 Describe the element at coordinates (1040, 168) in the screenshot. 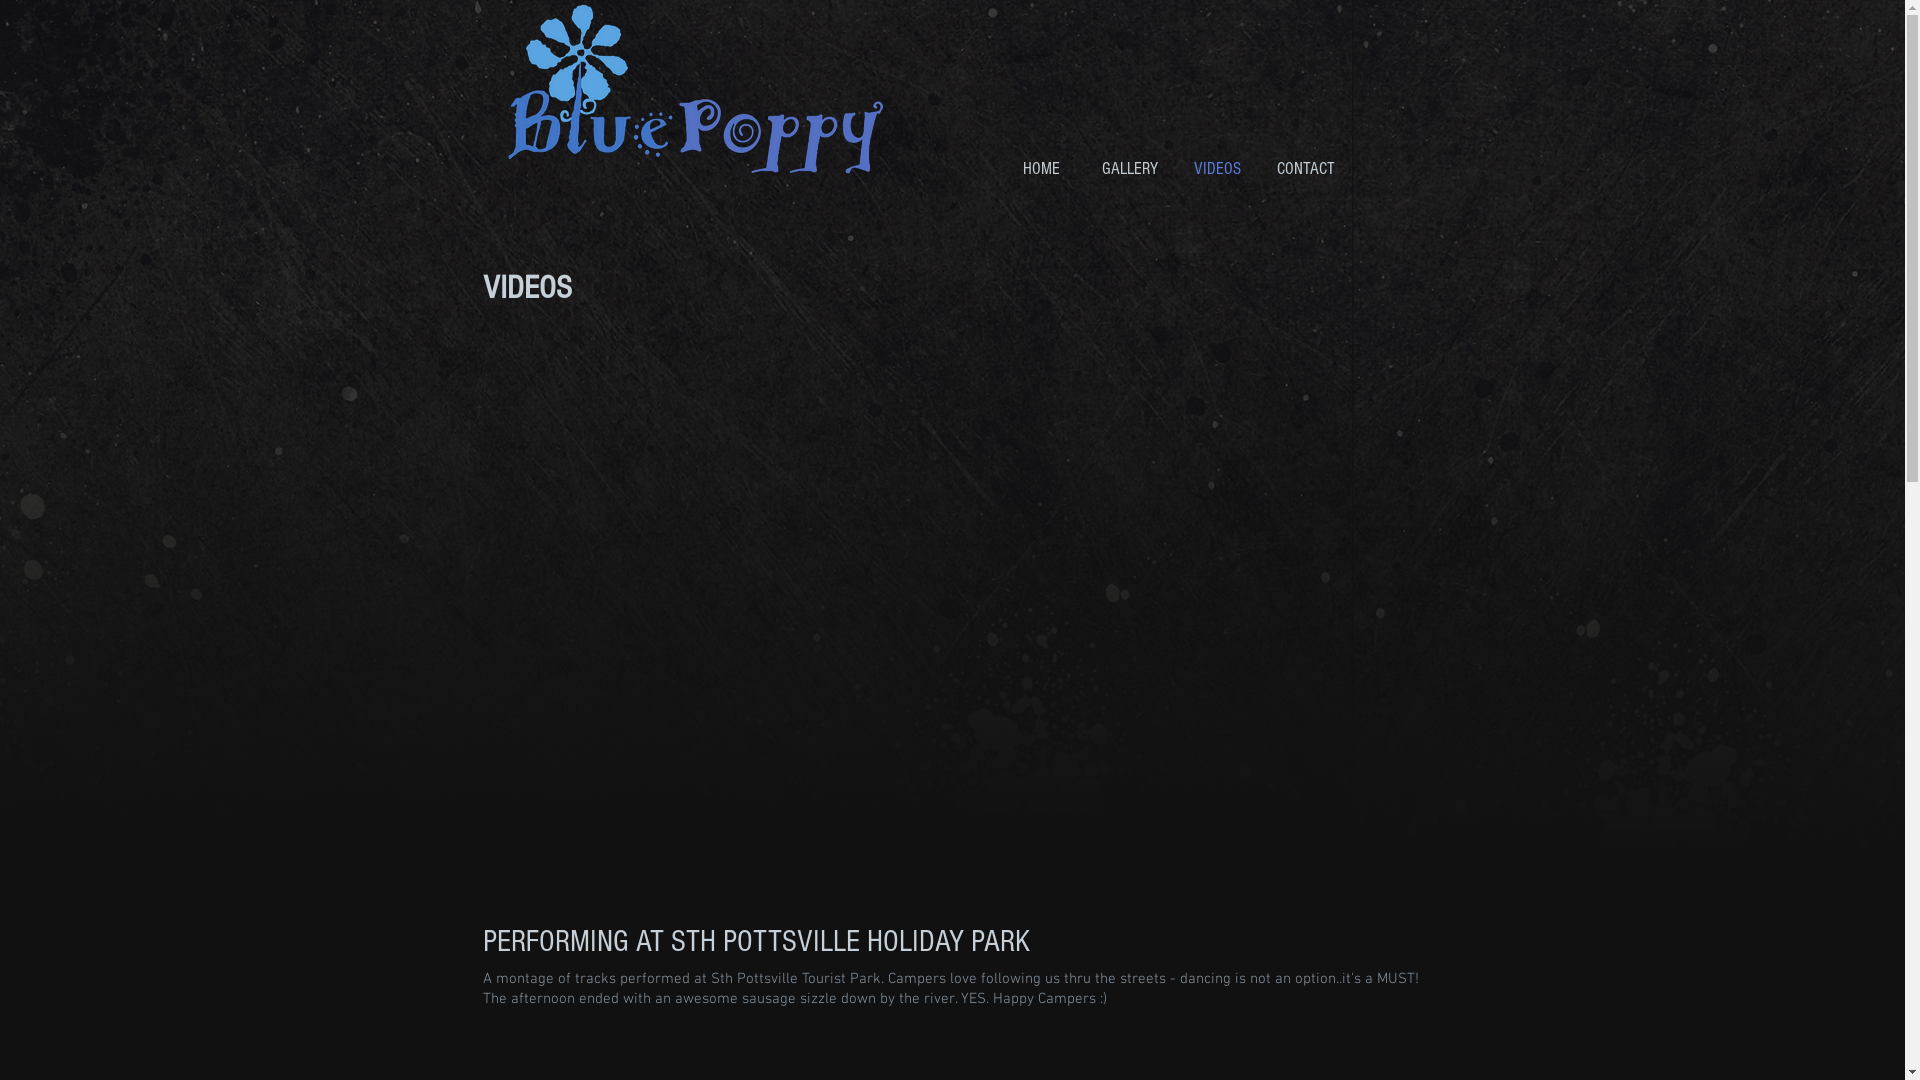

I see `'HOME'` at that location.